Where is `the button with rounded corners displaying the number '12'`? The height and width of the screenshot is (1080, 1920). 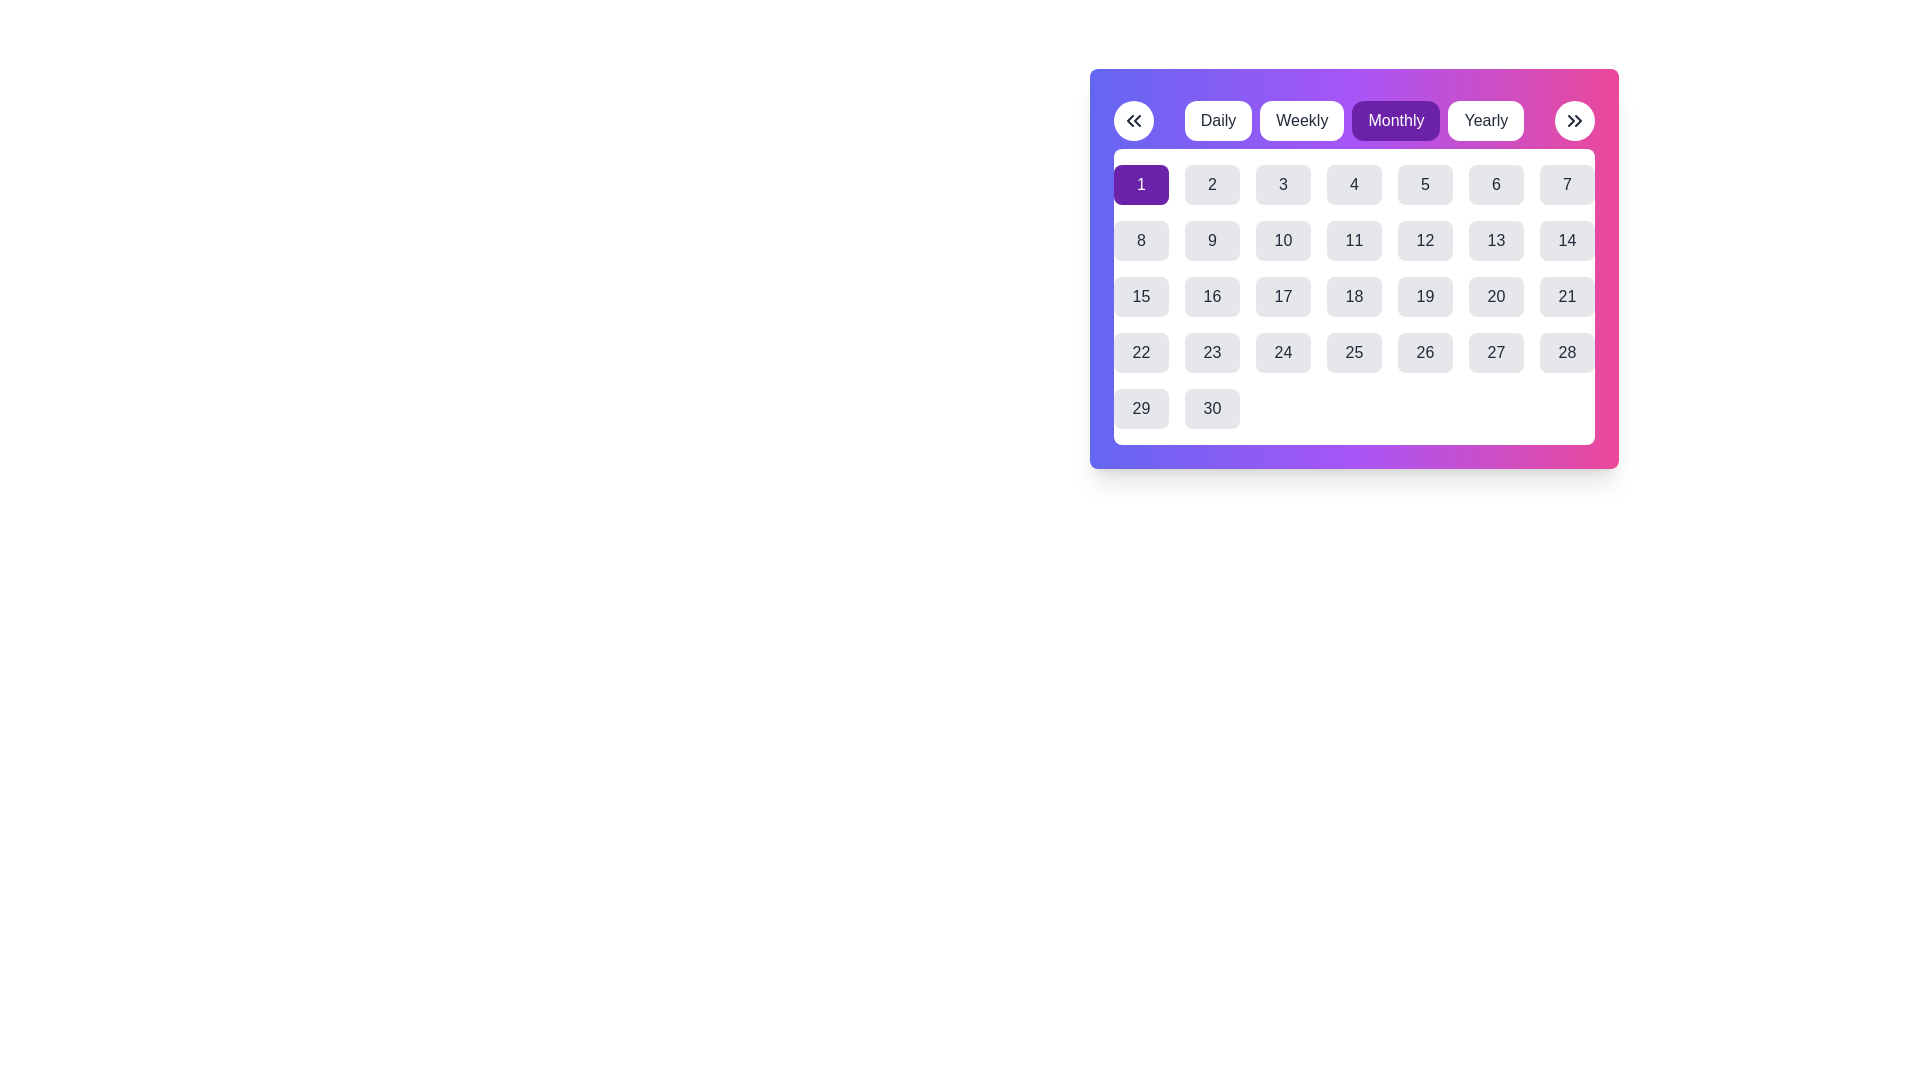
the button with rounded corners displaying the number '12' is located at coordinates (1424, 239).